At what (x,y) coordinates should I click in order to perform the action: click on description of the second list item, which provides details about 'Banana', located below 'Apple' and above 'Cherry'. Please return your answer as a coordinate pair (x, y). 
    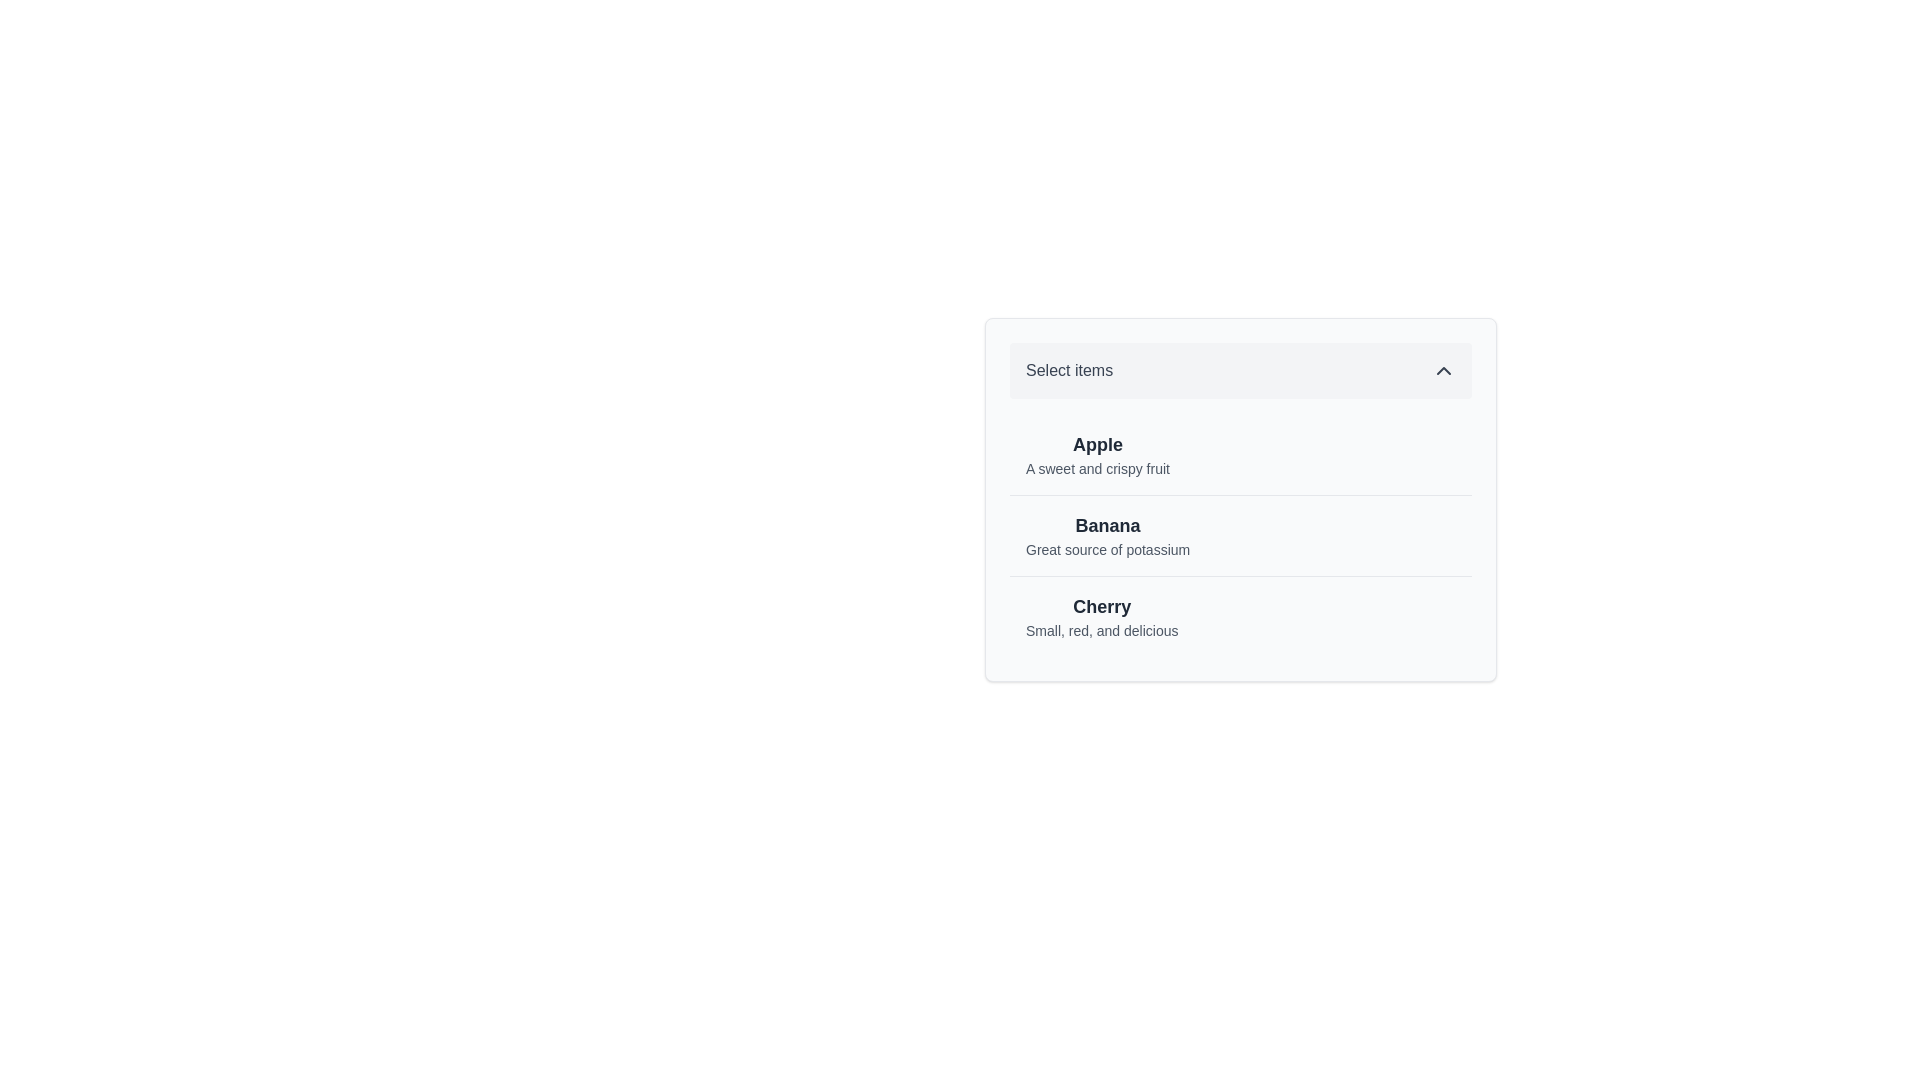
    Looking at the image, I should click on (1240, 534).